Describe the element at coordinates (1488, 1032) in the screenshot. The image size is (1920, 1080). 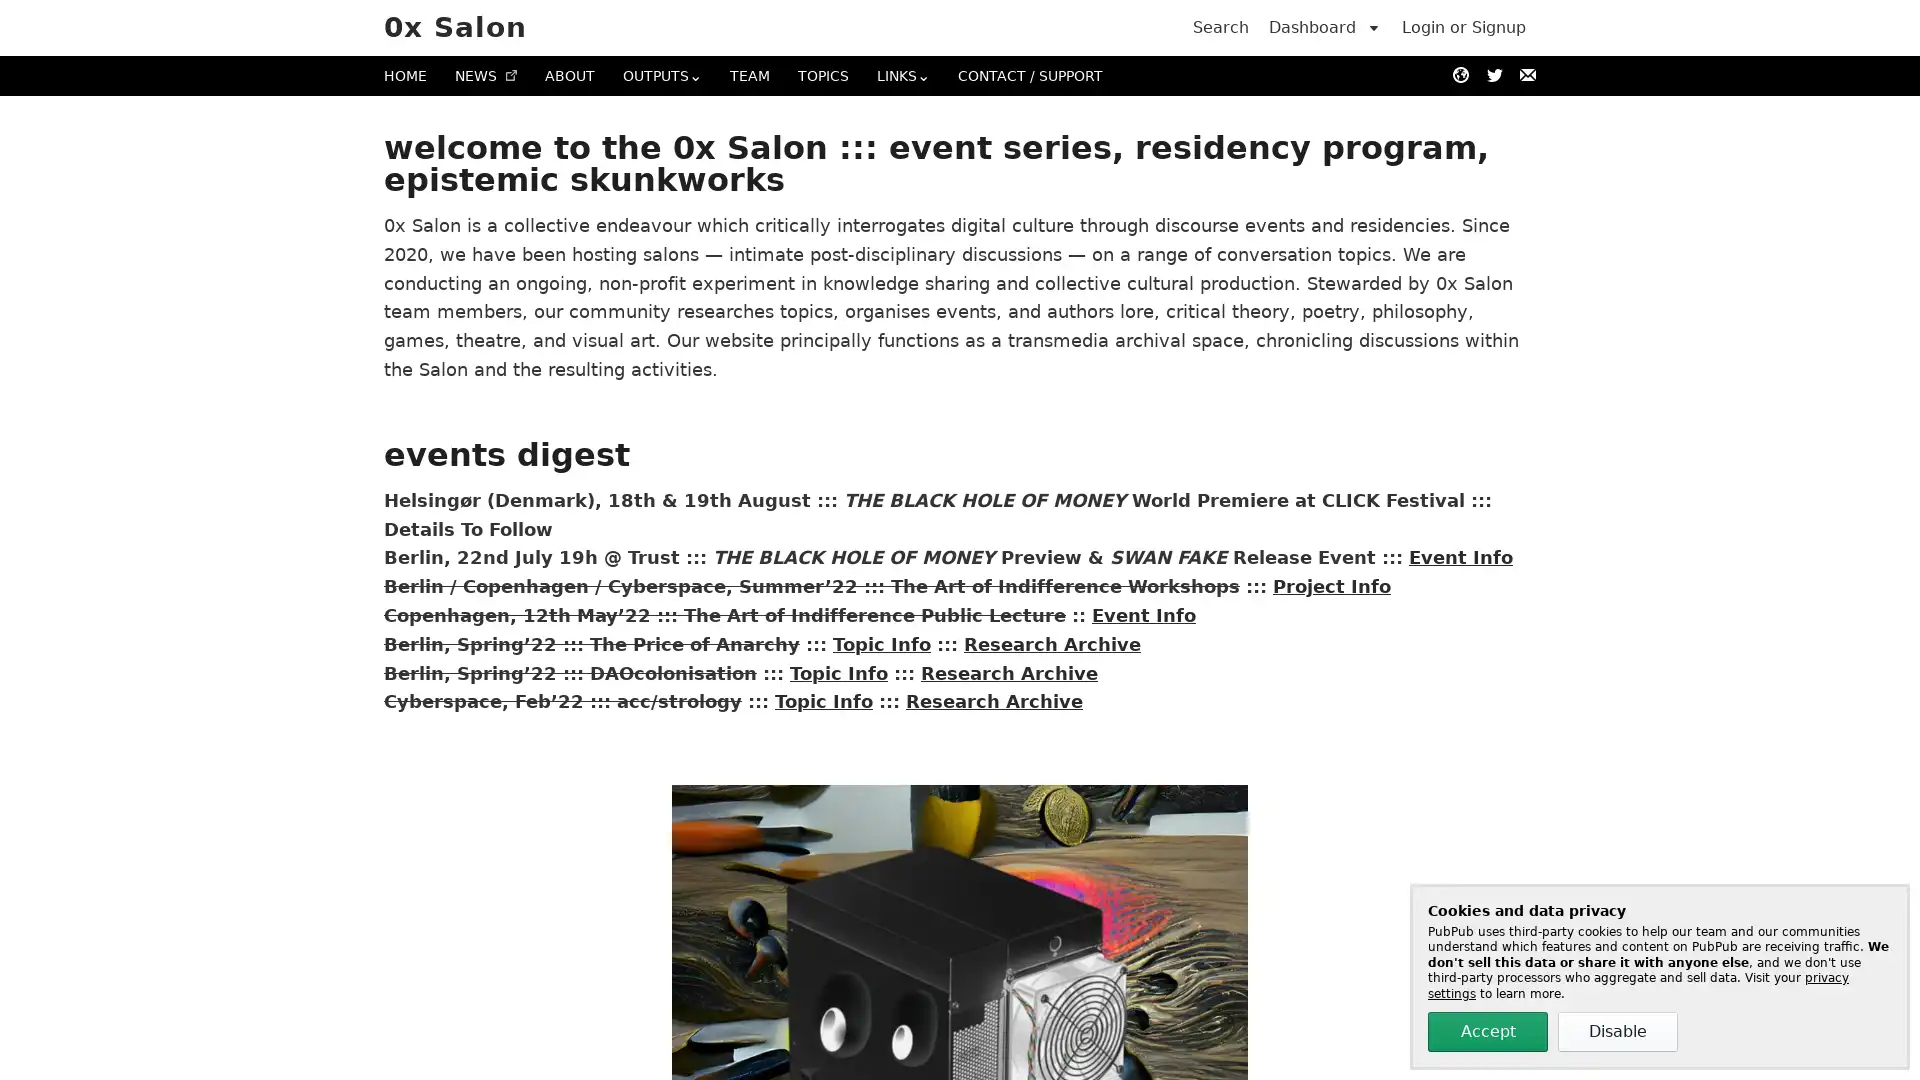
I see `Accept` at that location.